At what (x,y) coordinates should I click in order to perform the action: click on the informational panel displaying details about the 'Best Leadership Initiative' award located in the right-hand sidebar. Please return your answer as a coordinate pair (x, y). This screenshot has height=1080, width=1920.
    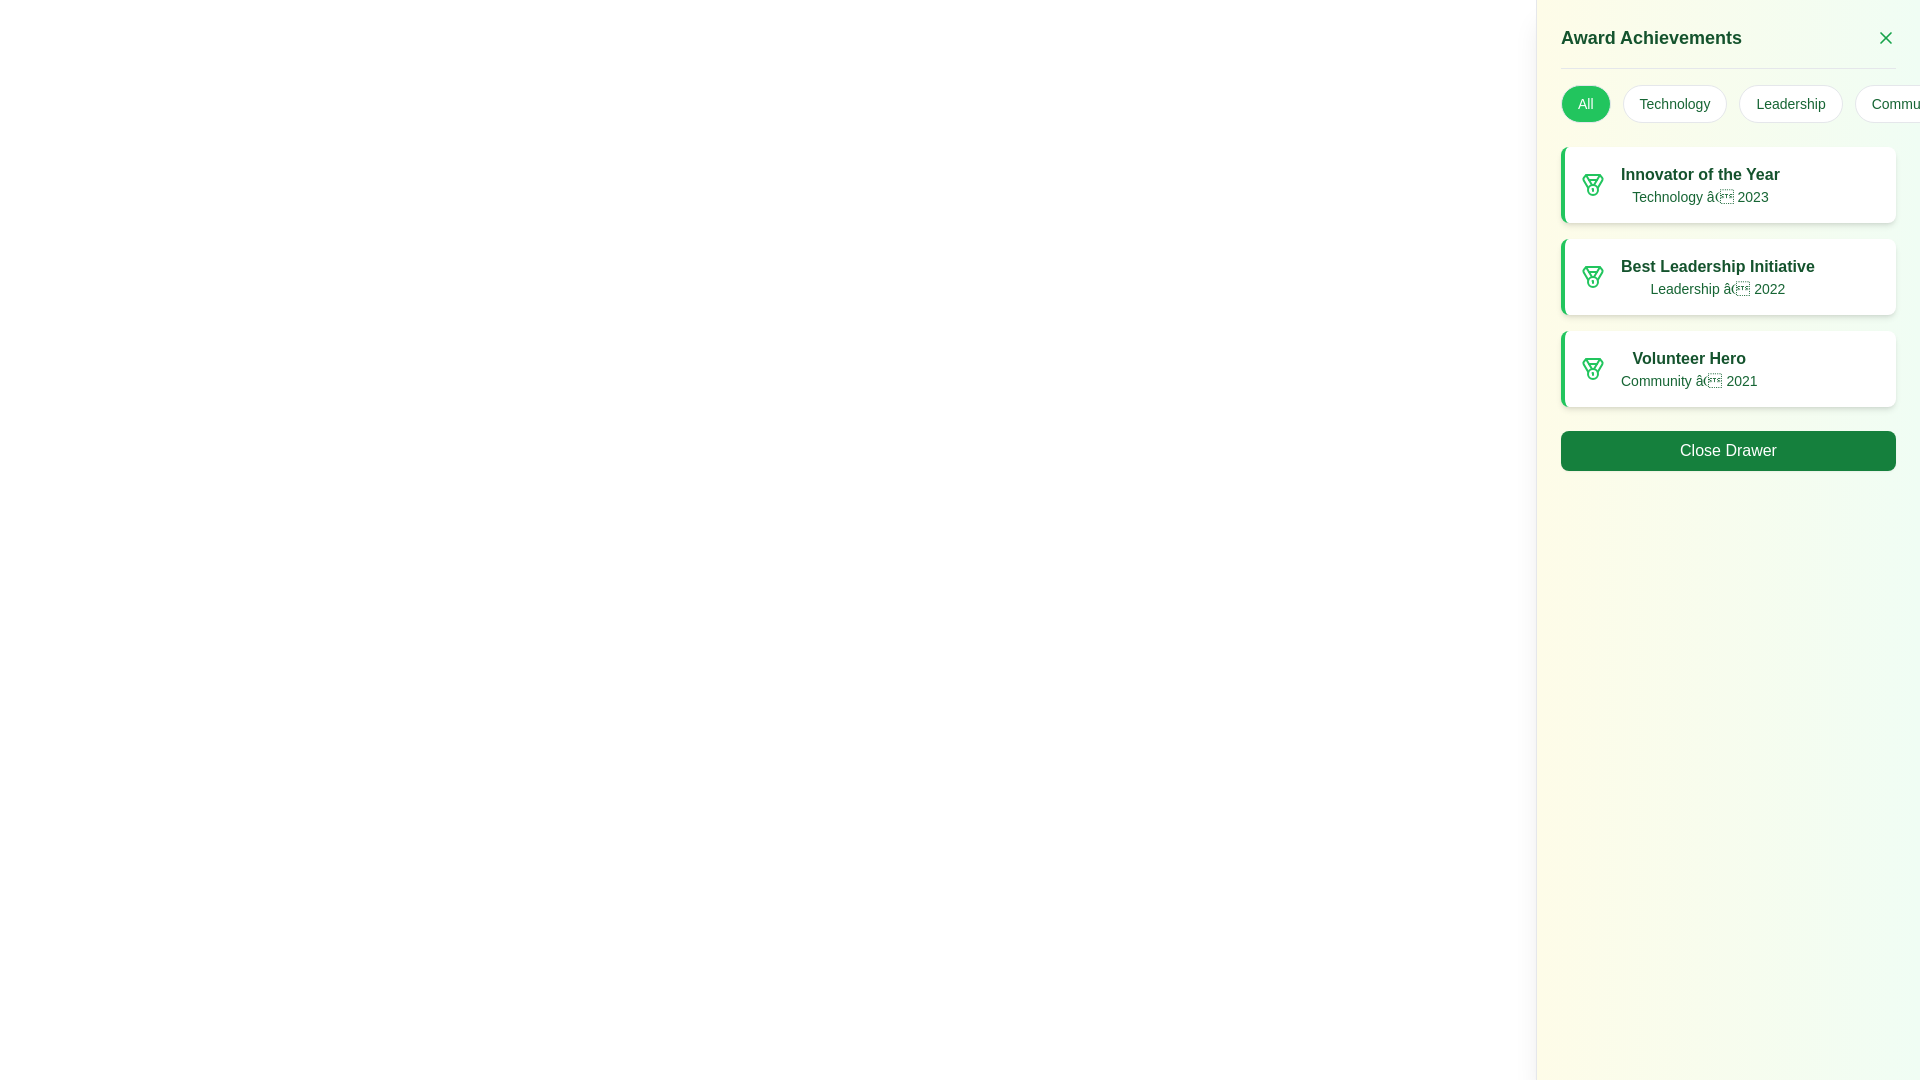
    Looking at the image, I should click on (1727, 277).